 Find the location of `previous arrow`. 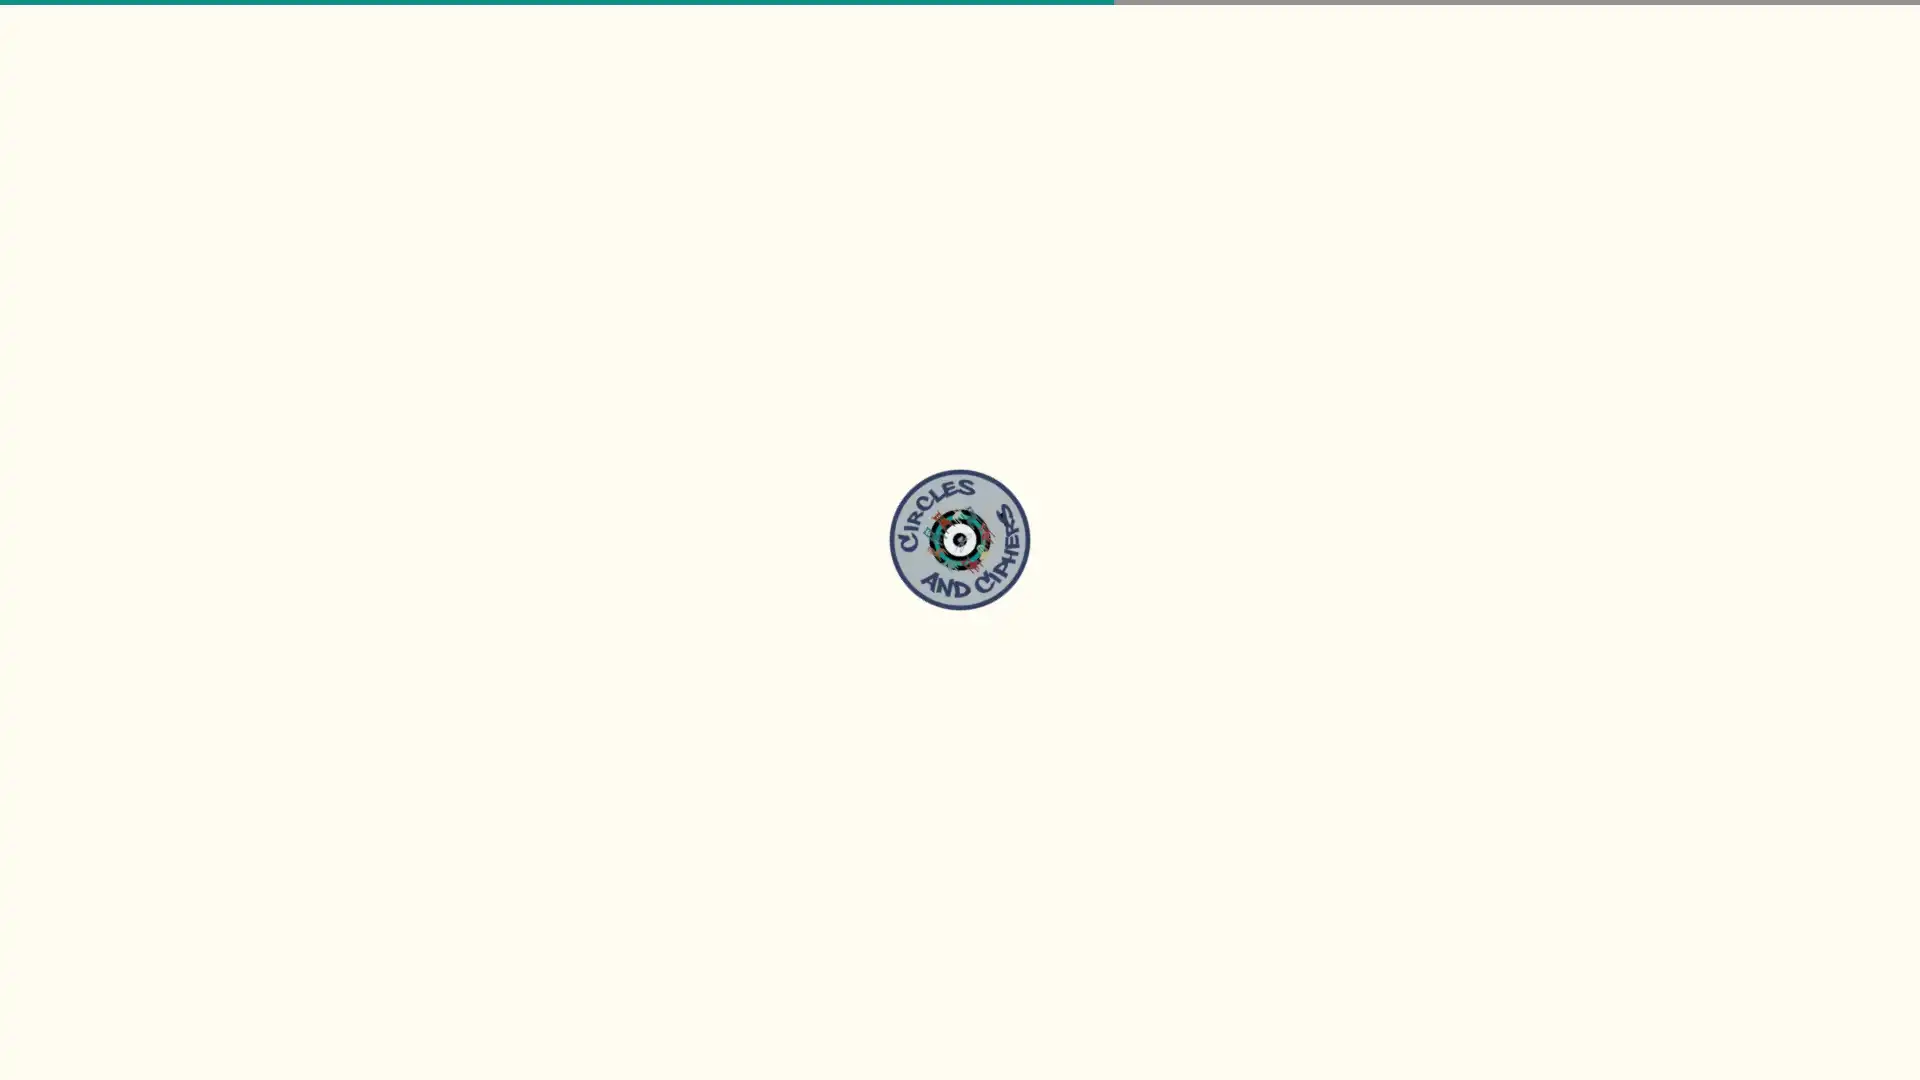

previous arrow is located at coordinates (30, 419).